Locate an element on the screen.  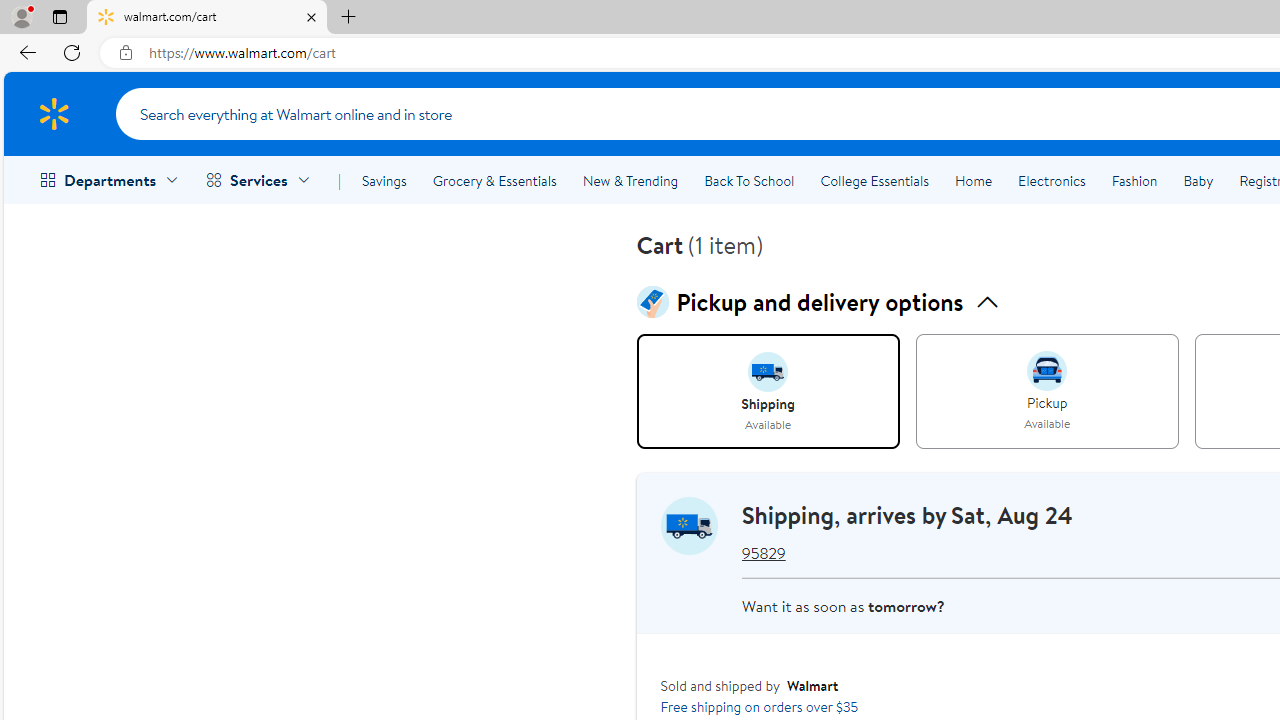
'College Essentials' is located at coordinates (874, 181).